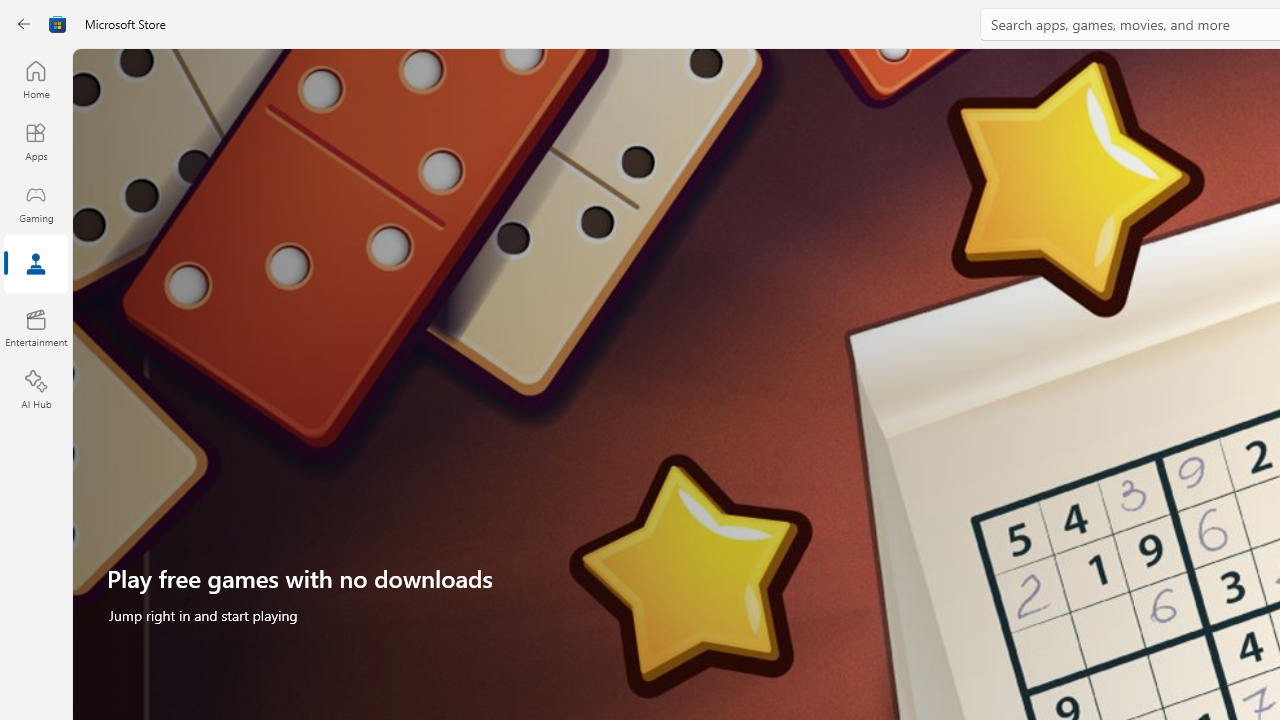 This screenshot has height=720, width=1280. What do you see at coordinates (58, 24) in the screenshot?
I see `'Class: Image'` at bounding box center [58, 24].